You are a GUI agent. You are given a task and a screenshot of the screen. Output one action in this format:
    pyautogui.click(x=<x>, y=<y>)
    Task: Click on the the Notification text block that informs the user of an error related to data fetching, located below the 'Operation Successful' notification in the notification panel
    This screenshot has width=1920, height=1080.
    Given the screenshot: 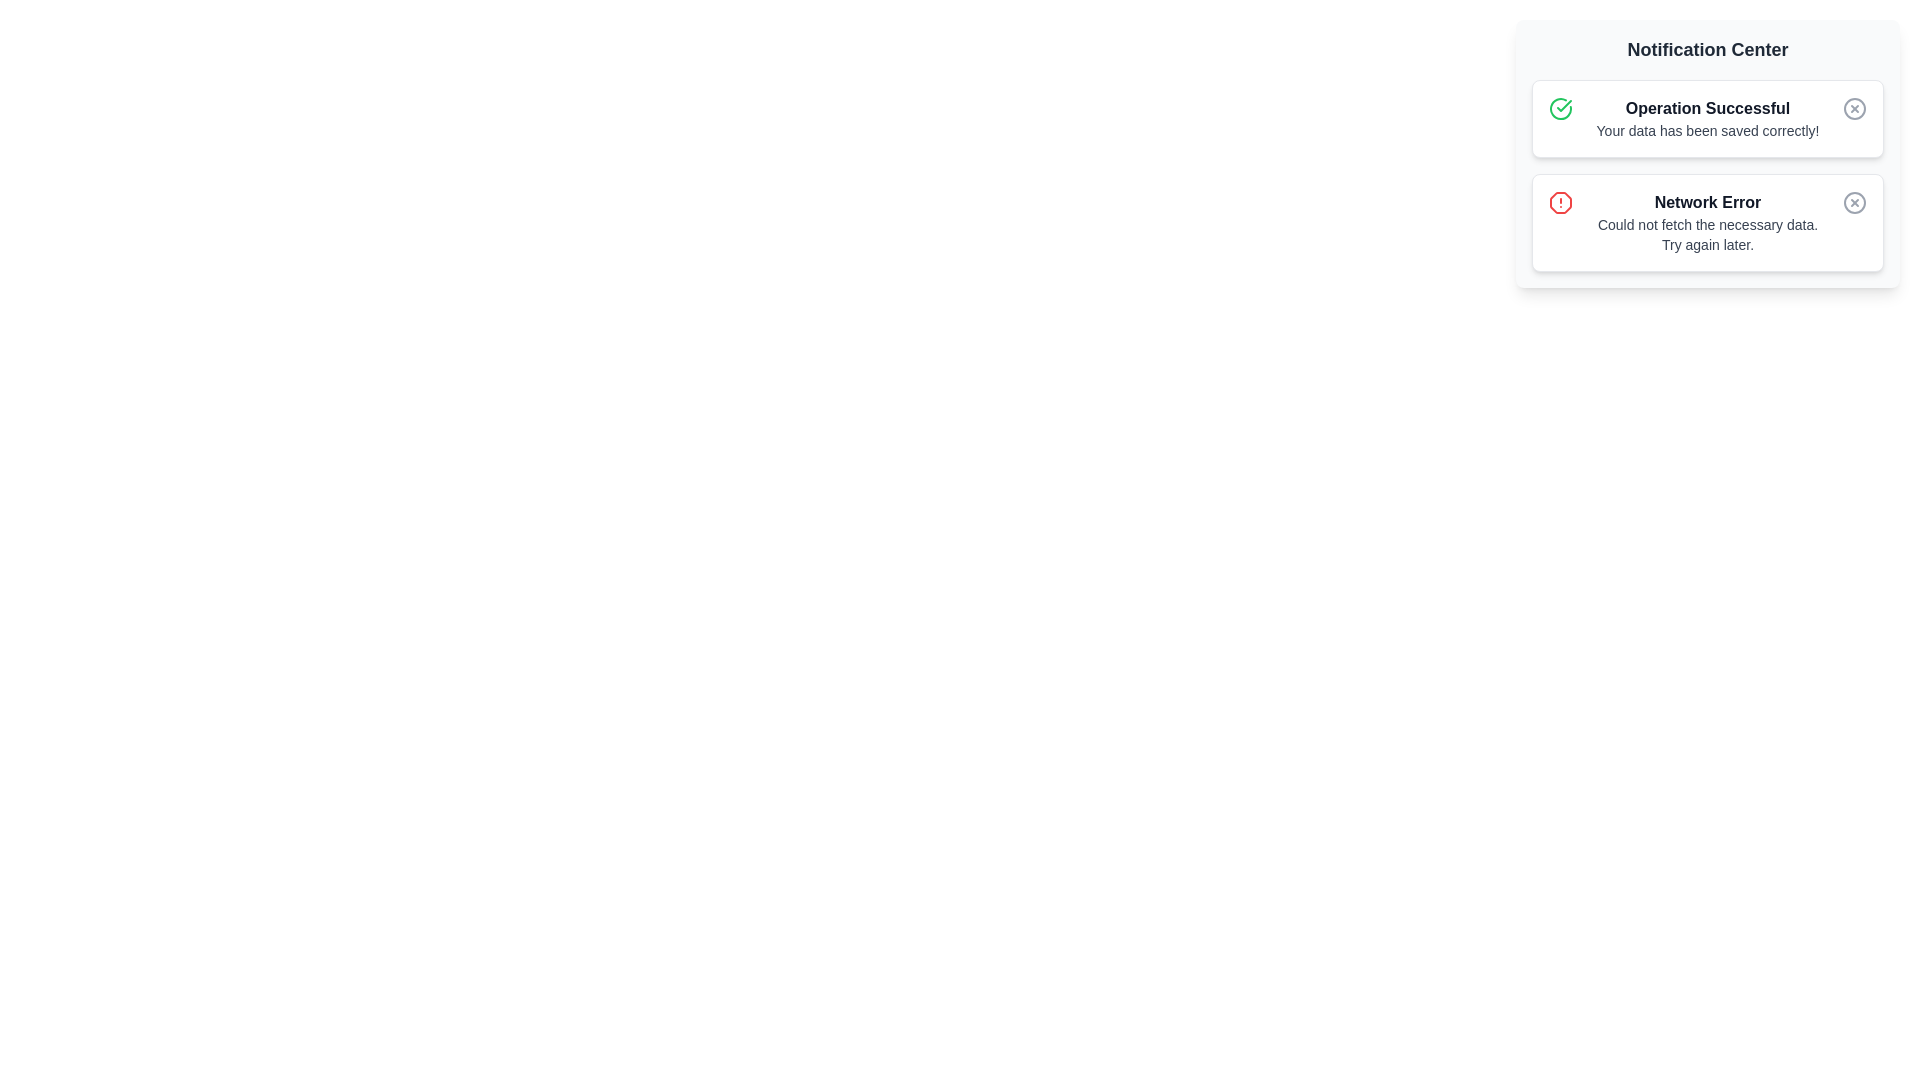 What is the action you would take?
    pyautogui.click(x=1707, y=223)
    